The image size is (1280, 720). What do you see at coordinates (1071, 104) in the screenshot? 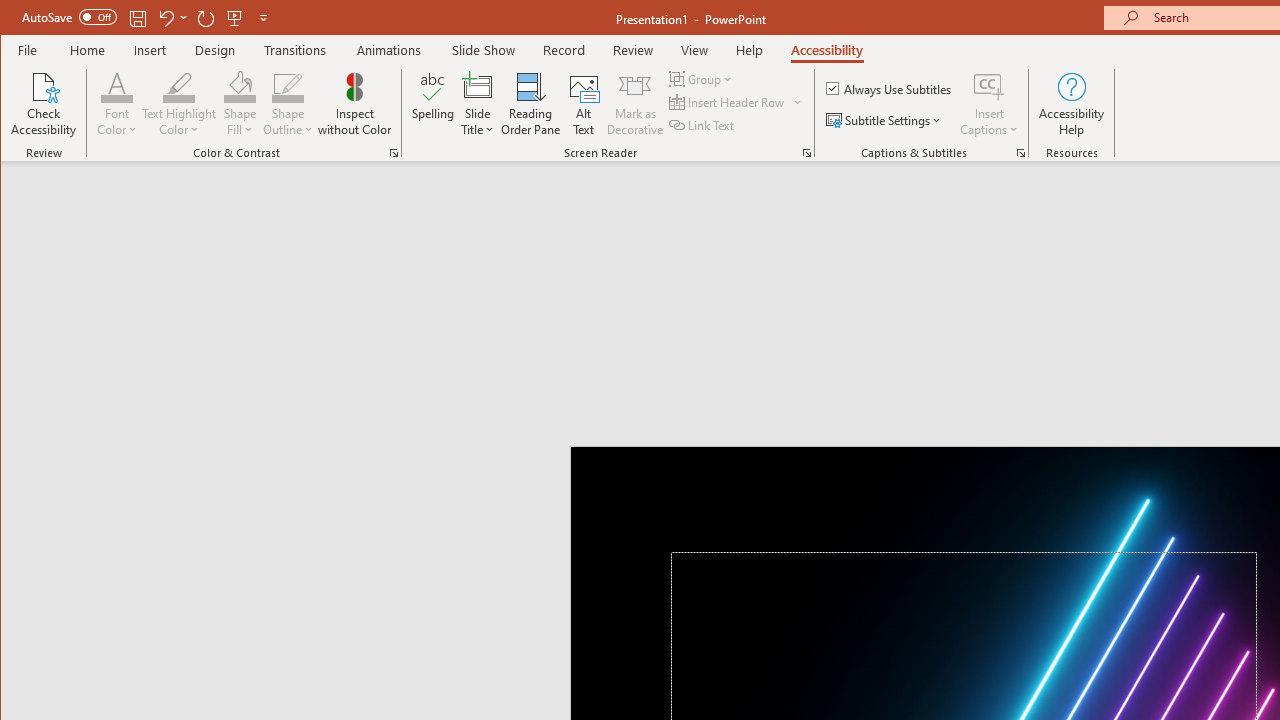
I see `'Accessibility Help'` at bounding box center [1071, 104].